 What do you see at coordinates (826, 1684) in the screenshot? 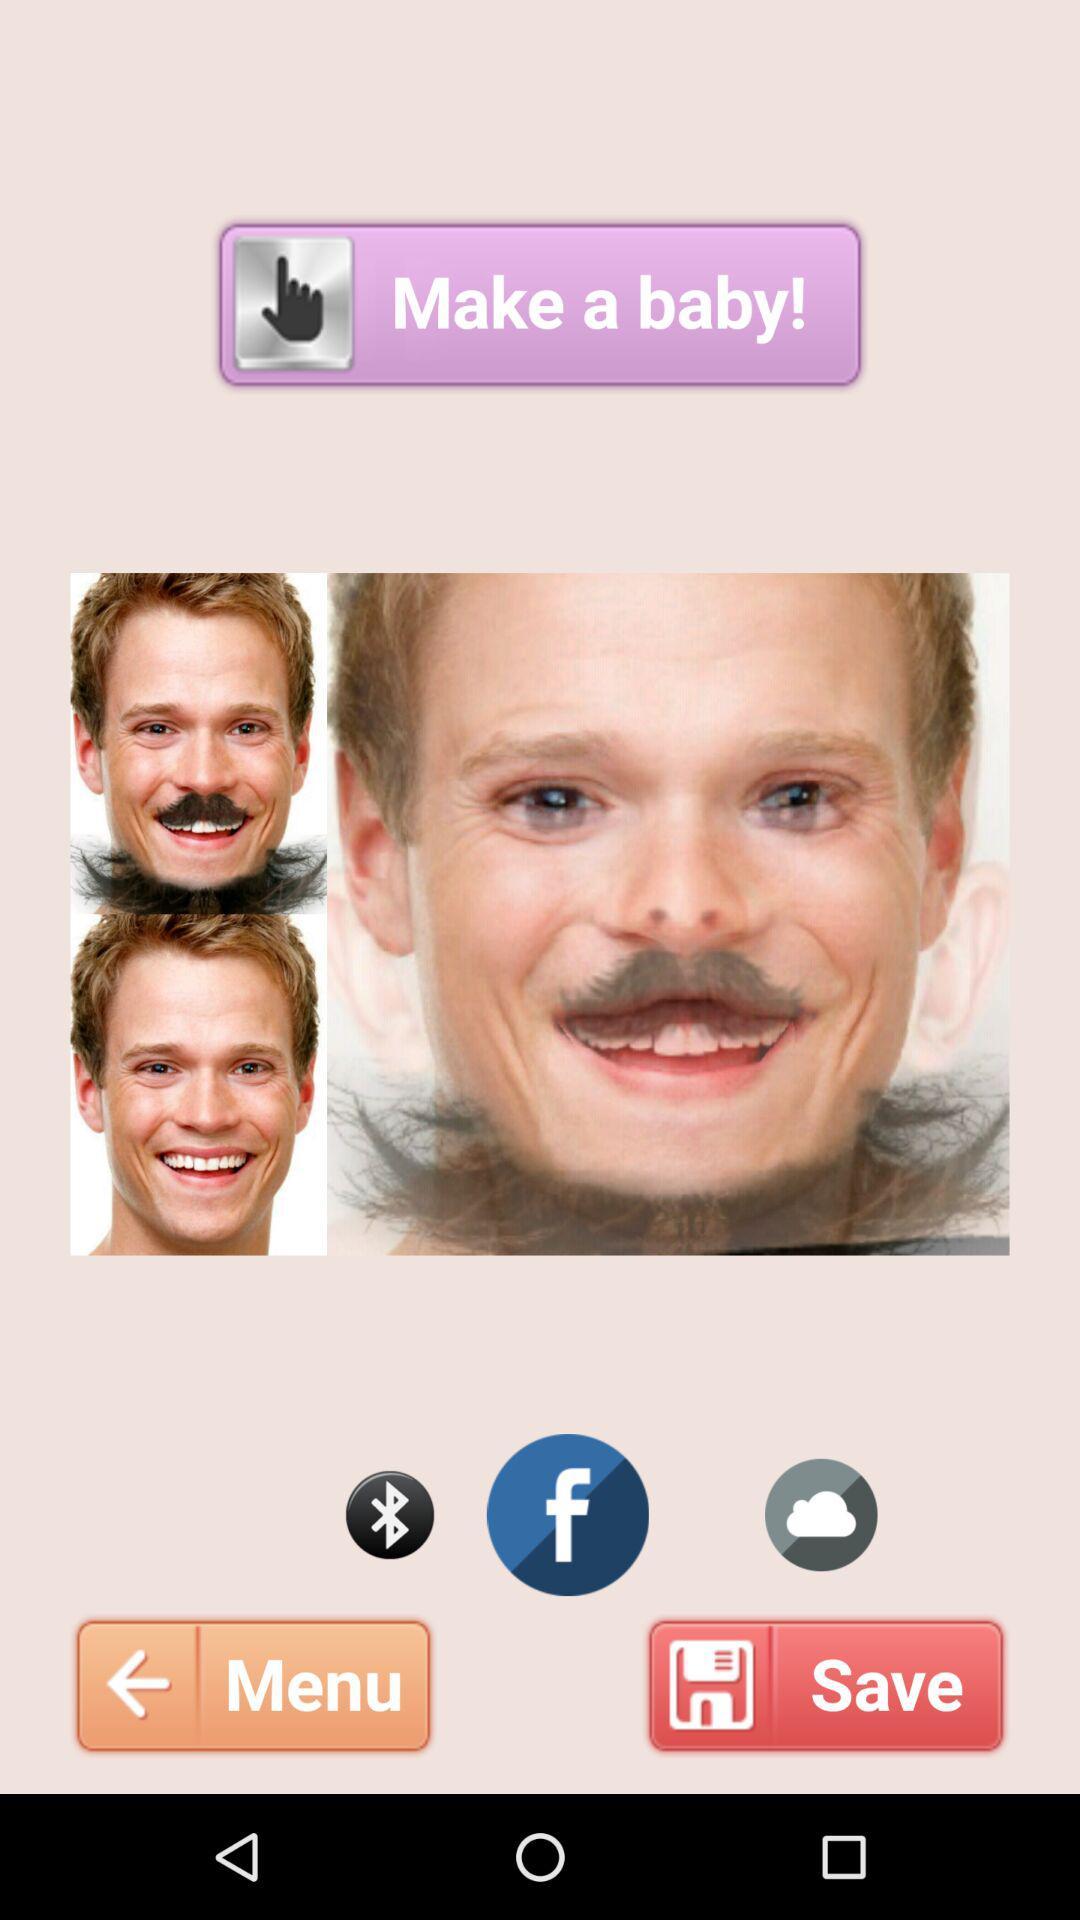
I see `save item` at bounding box center [826, 1684].